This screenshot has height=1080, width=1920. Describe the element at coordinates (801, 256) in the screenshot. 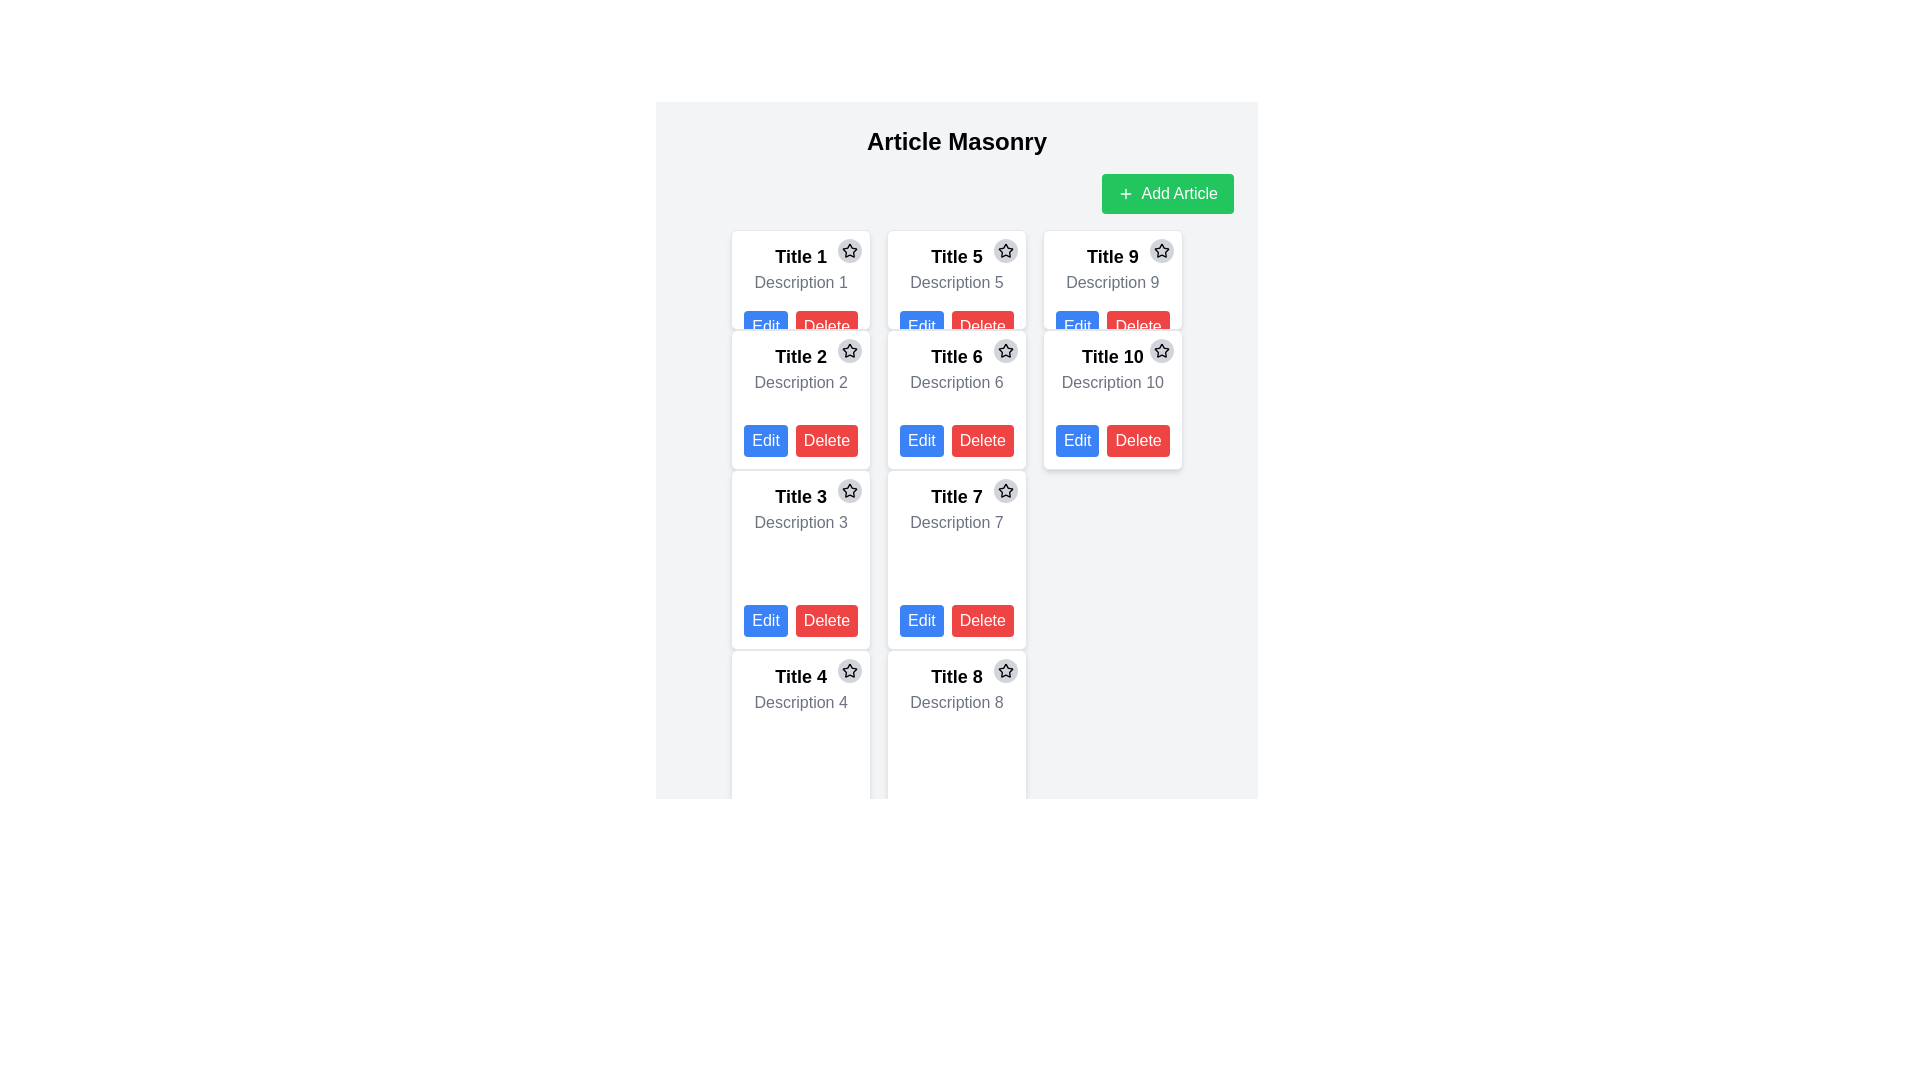

I see `the bold text label reading 'Title 1' located at the top of the card layout in the top-left corner of the grid` at that location.